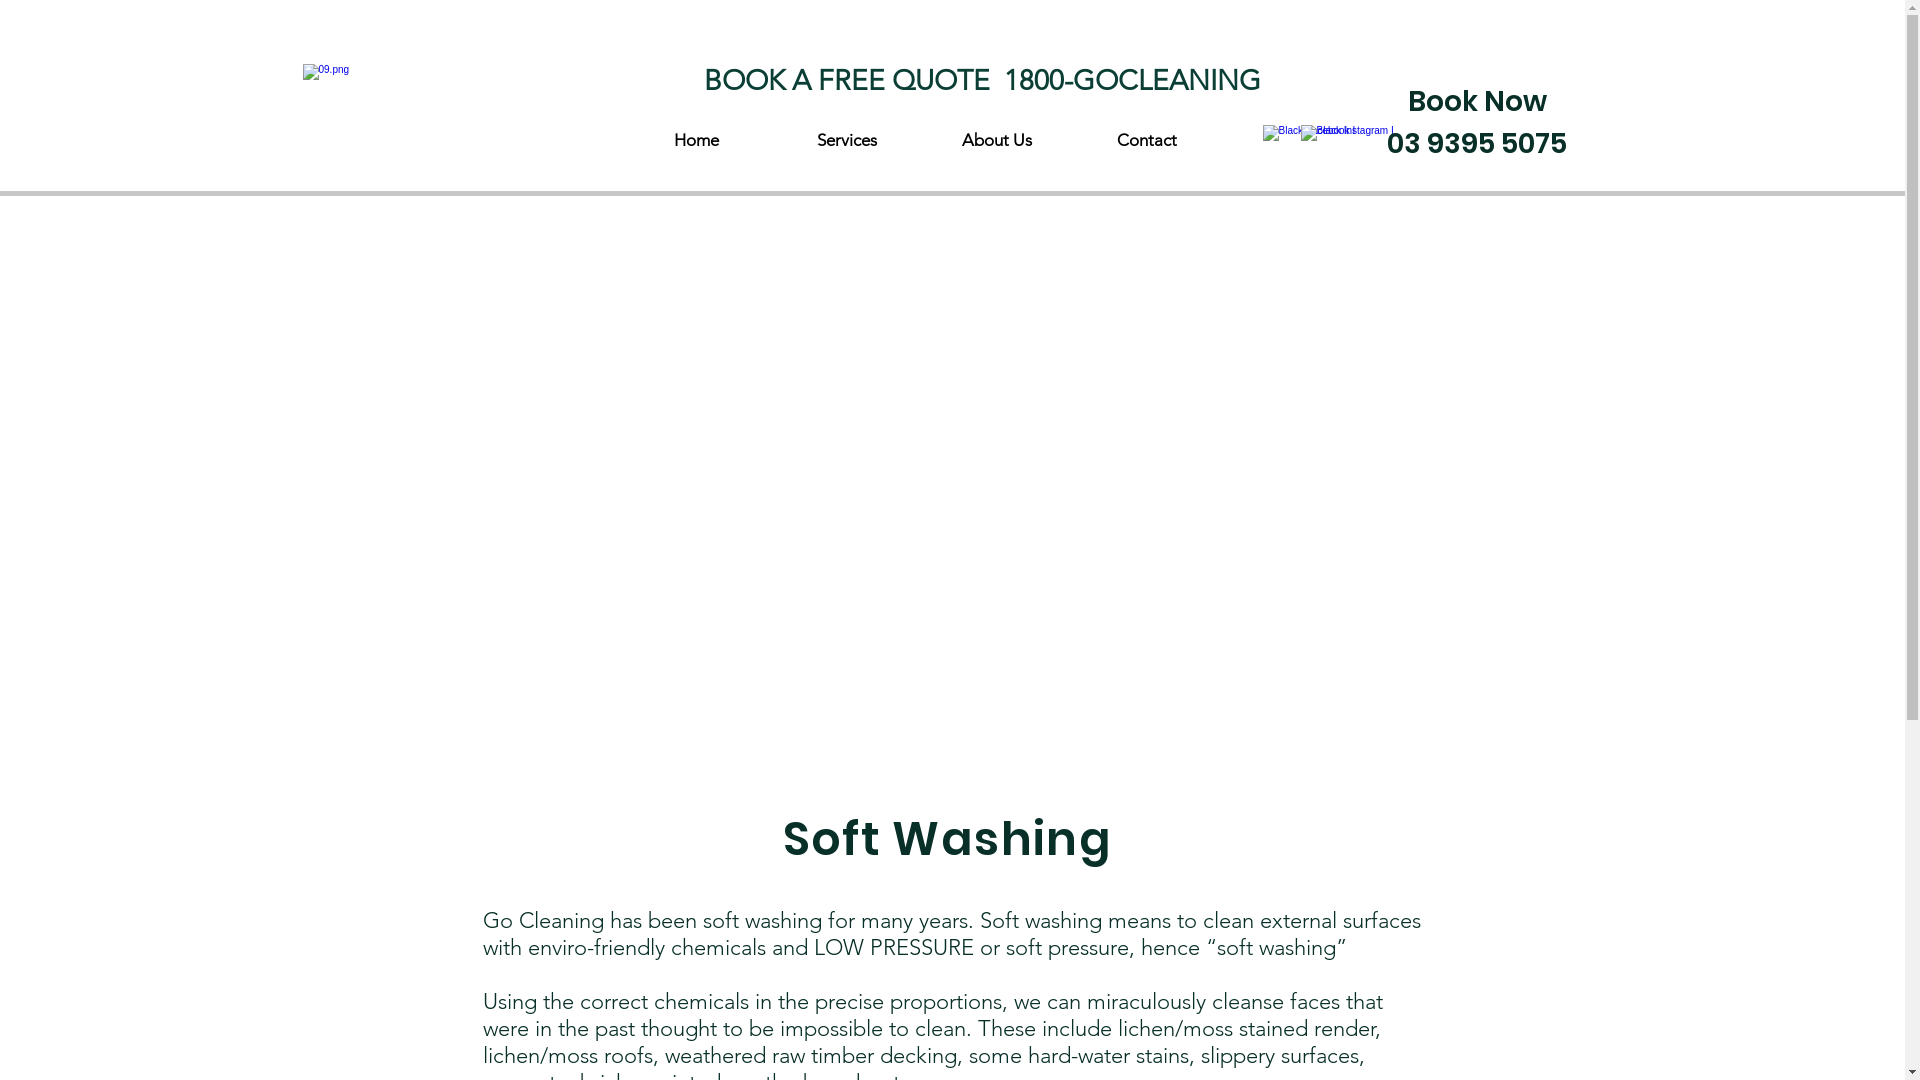 The image size is (1920, 1080). I want to click on 'About Us', so click(997, 138).